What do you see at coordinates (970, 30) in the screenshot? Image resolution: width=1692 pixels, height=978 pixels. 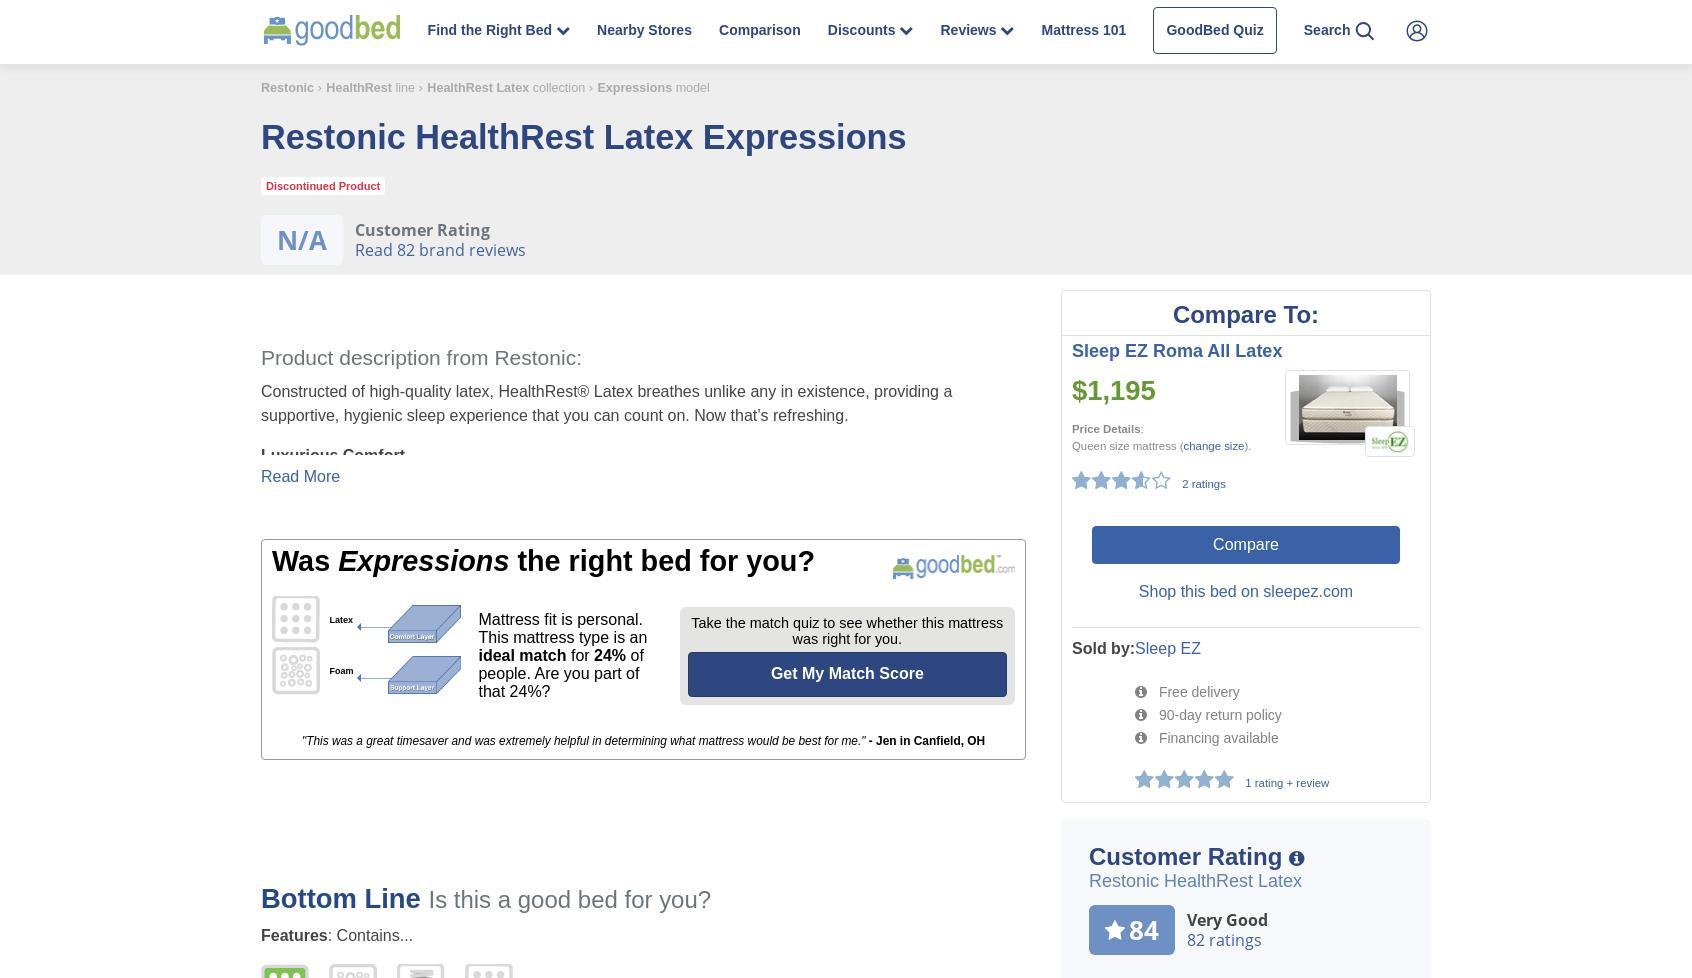 I see `'Reviews'` at bounding box center [970, 30].